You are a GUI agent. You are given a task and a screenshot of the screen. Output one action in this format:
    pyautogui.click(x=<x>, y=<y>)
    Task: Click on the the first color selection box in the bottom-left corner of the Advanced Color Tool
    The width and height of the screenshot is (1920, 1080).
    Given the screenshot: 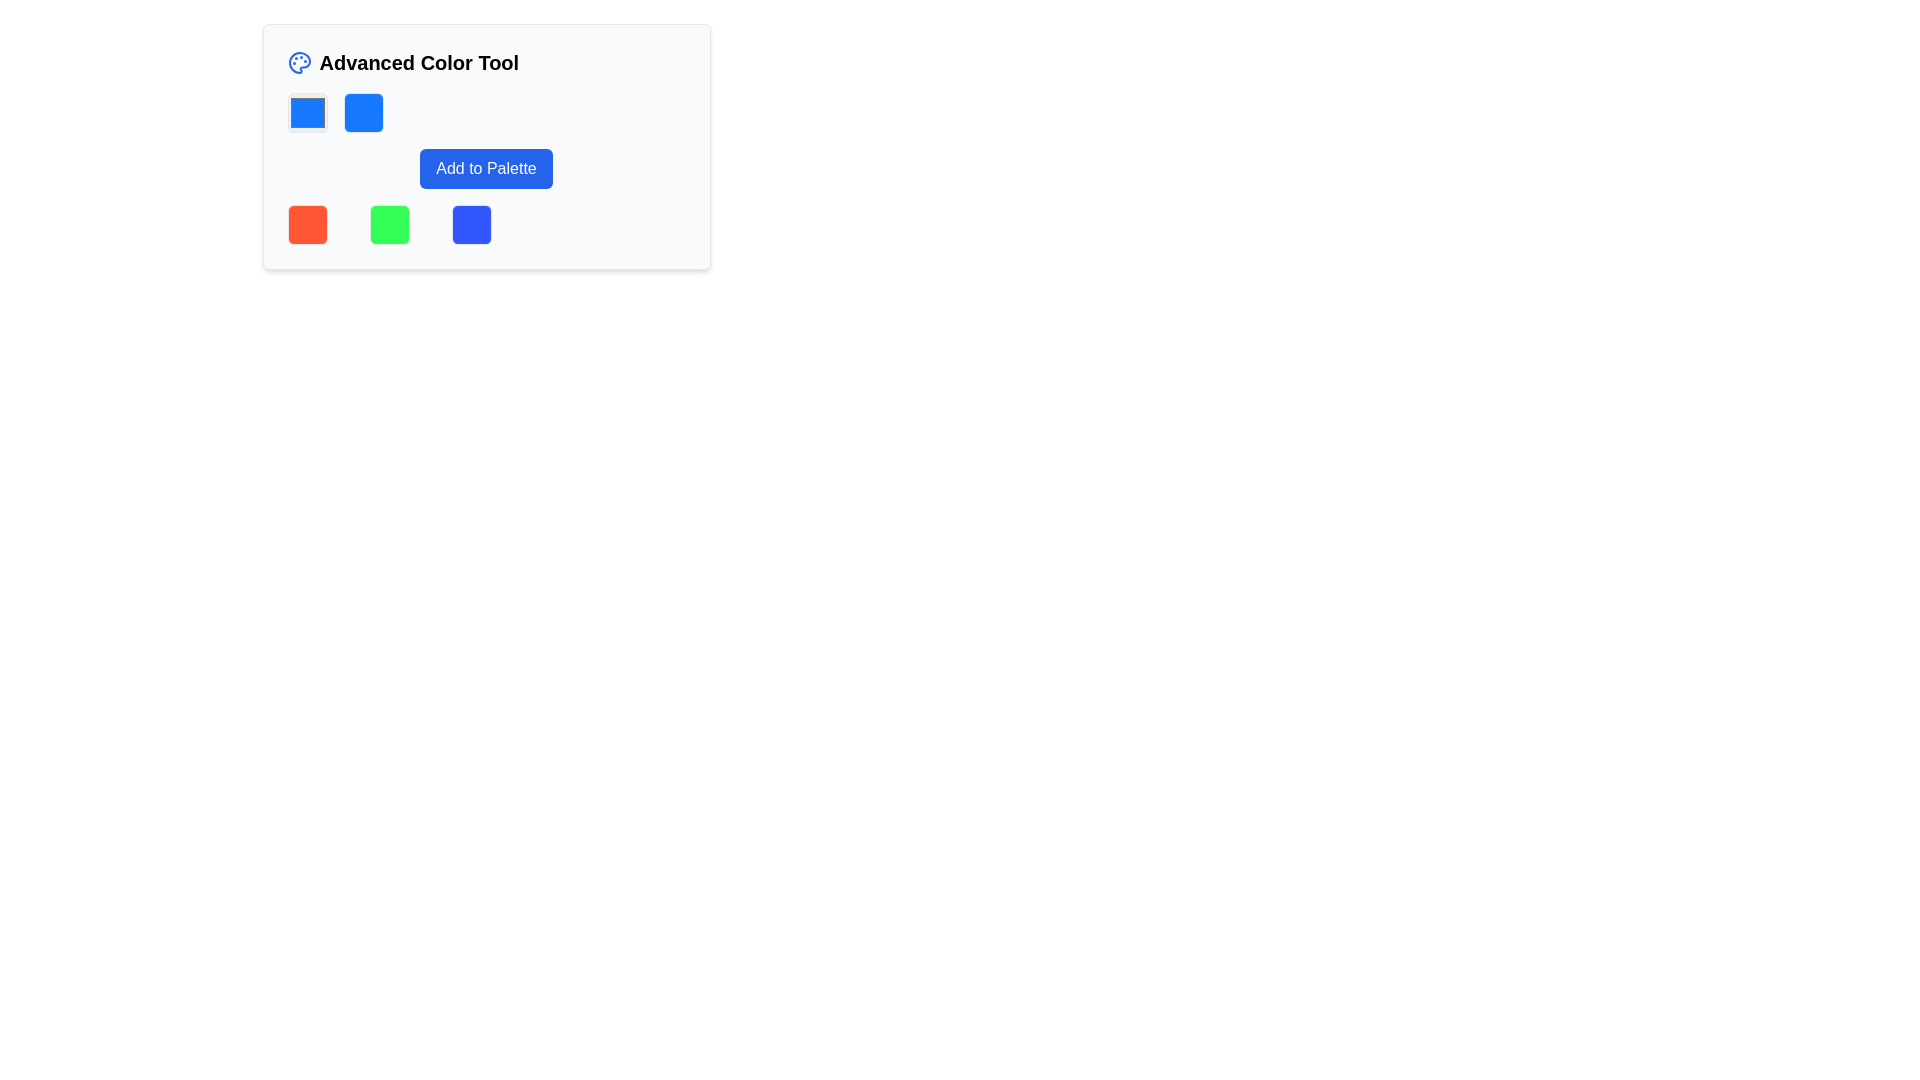 What is the action you would take?
    pyautogui.click(x=306, y=224)
    